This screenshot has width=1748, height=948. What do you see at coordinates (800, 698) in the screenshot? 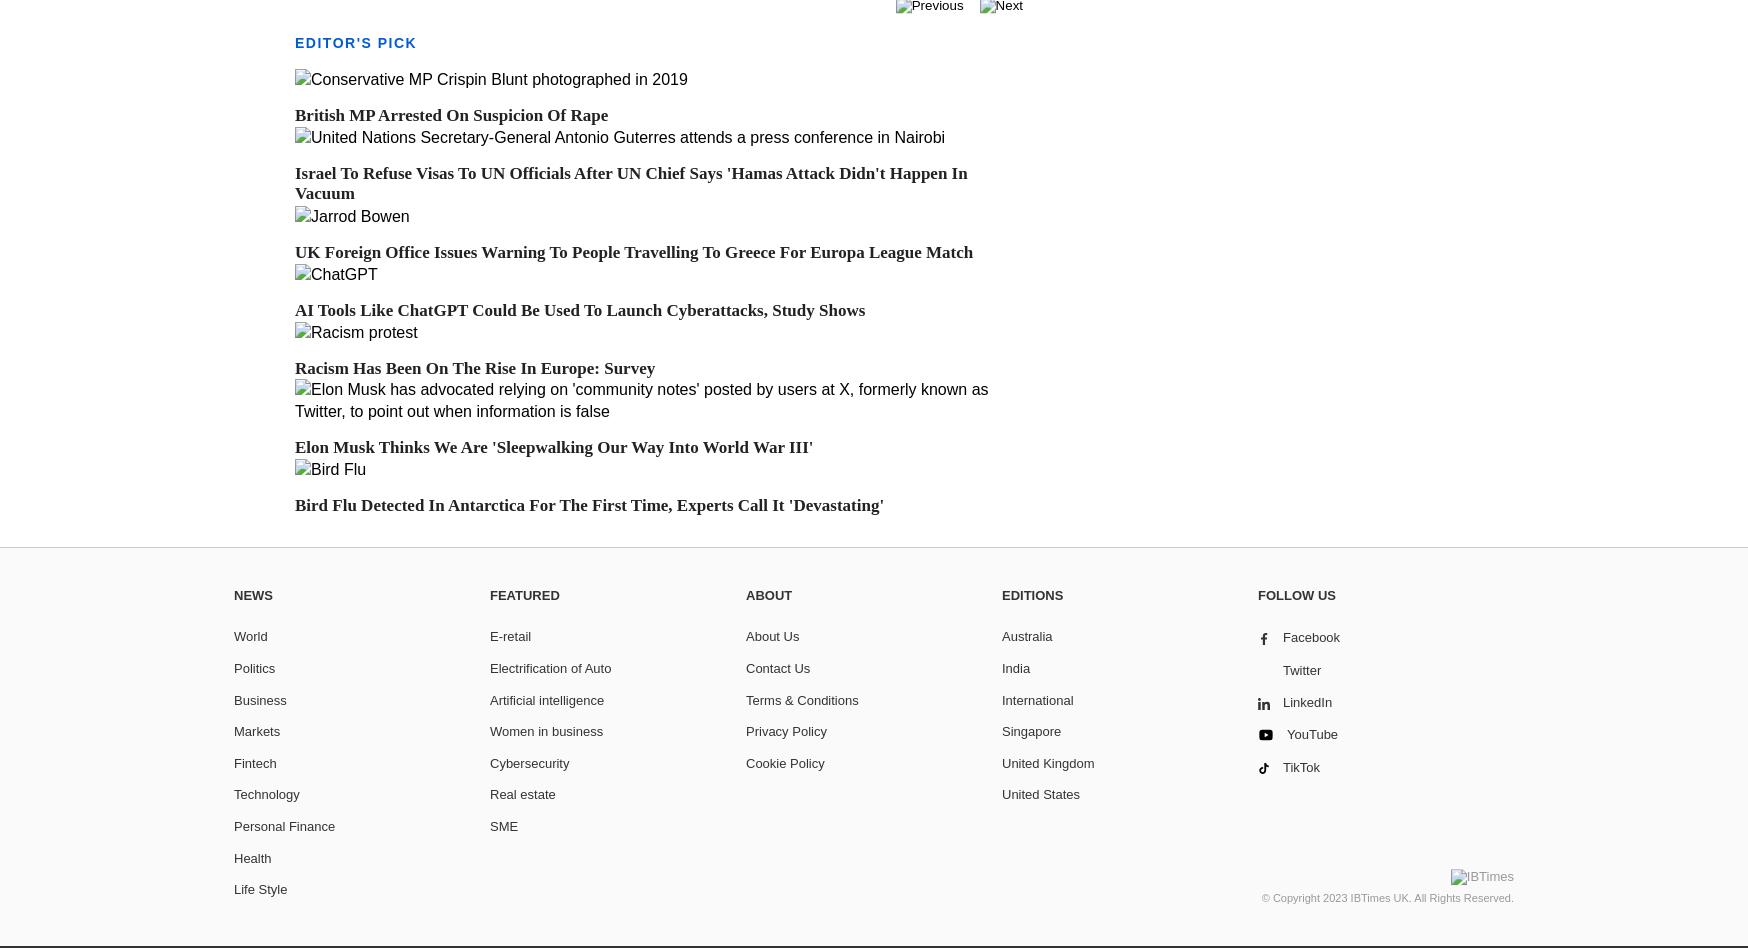
I see `'Terms & Conditions'` at bounding box center [800, 698].